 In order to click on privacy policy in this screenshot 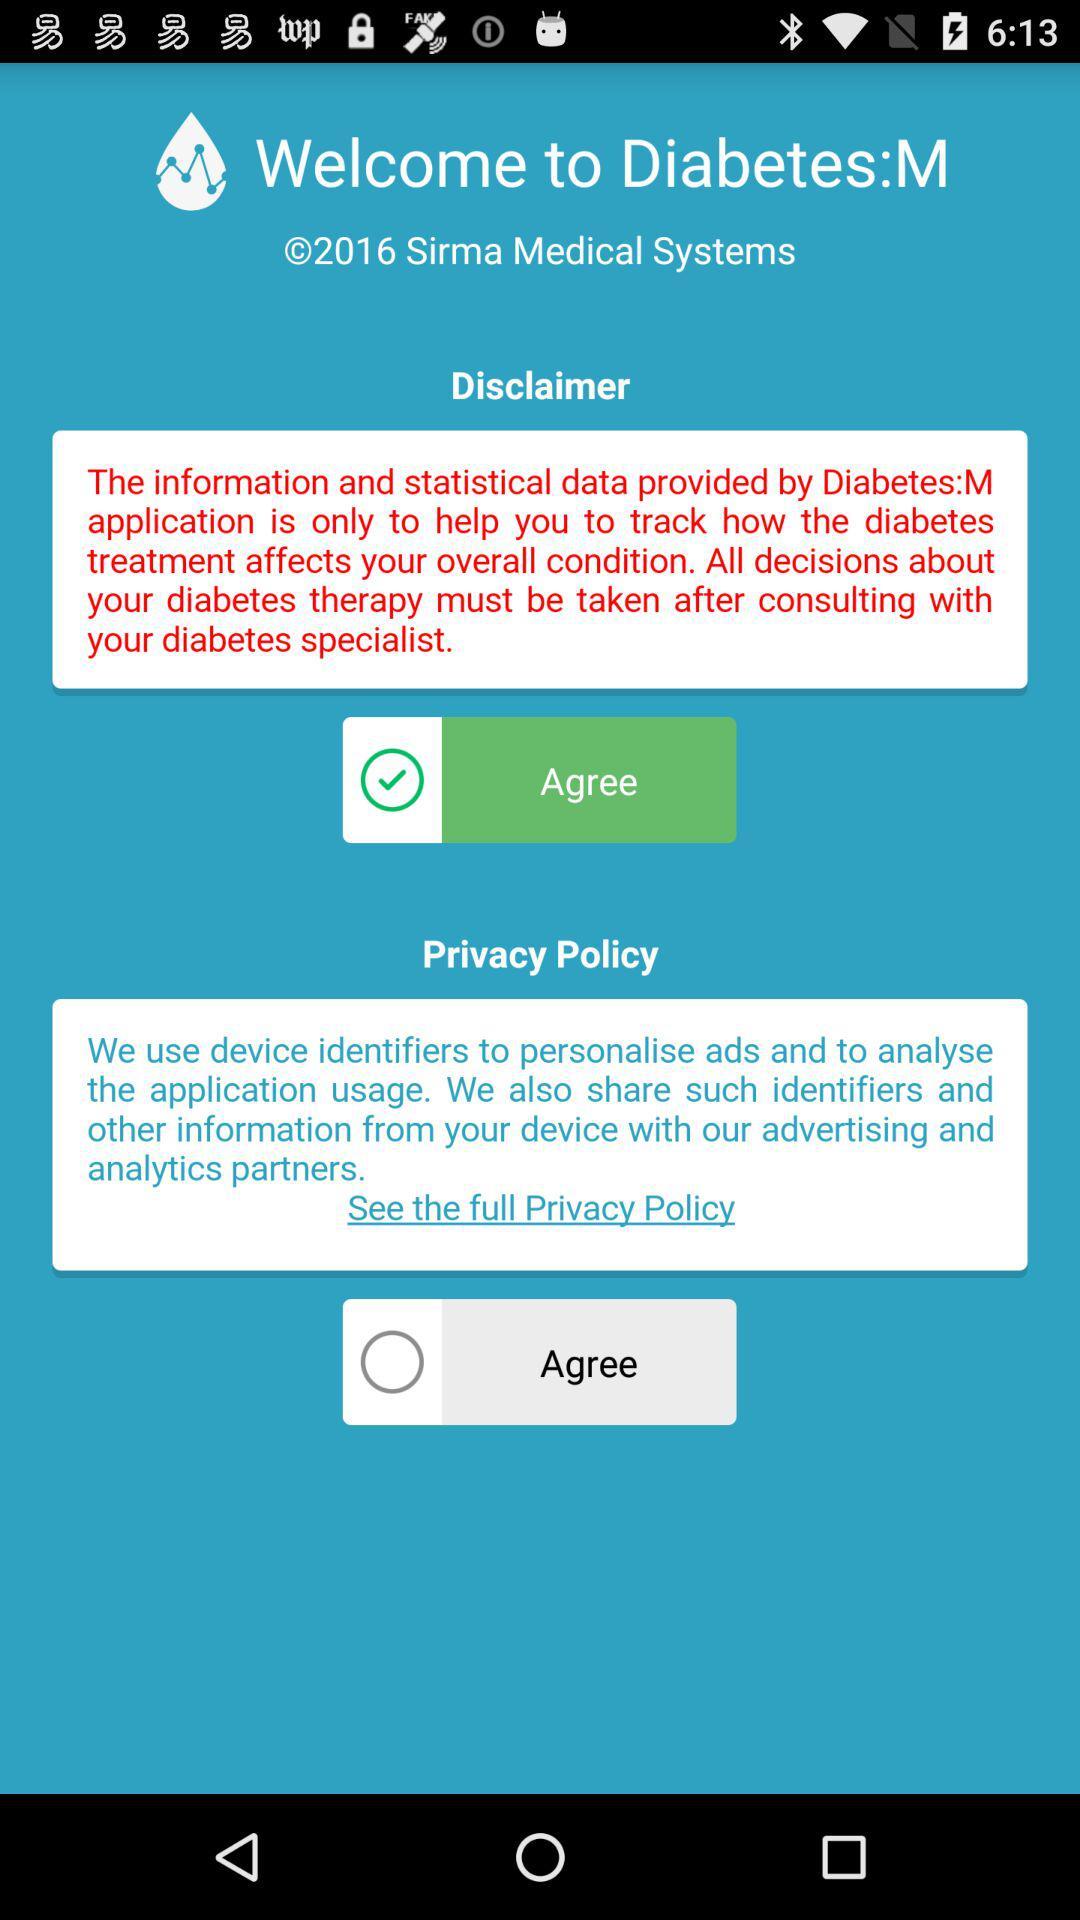, I will do `click(540, 1138)`.